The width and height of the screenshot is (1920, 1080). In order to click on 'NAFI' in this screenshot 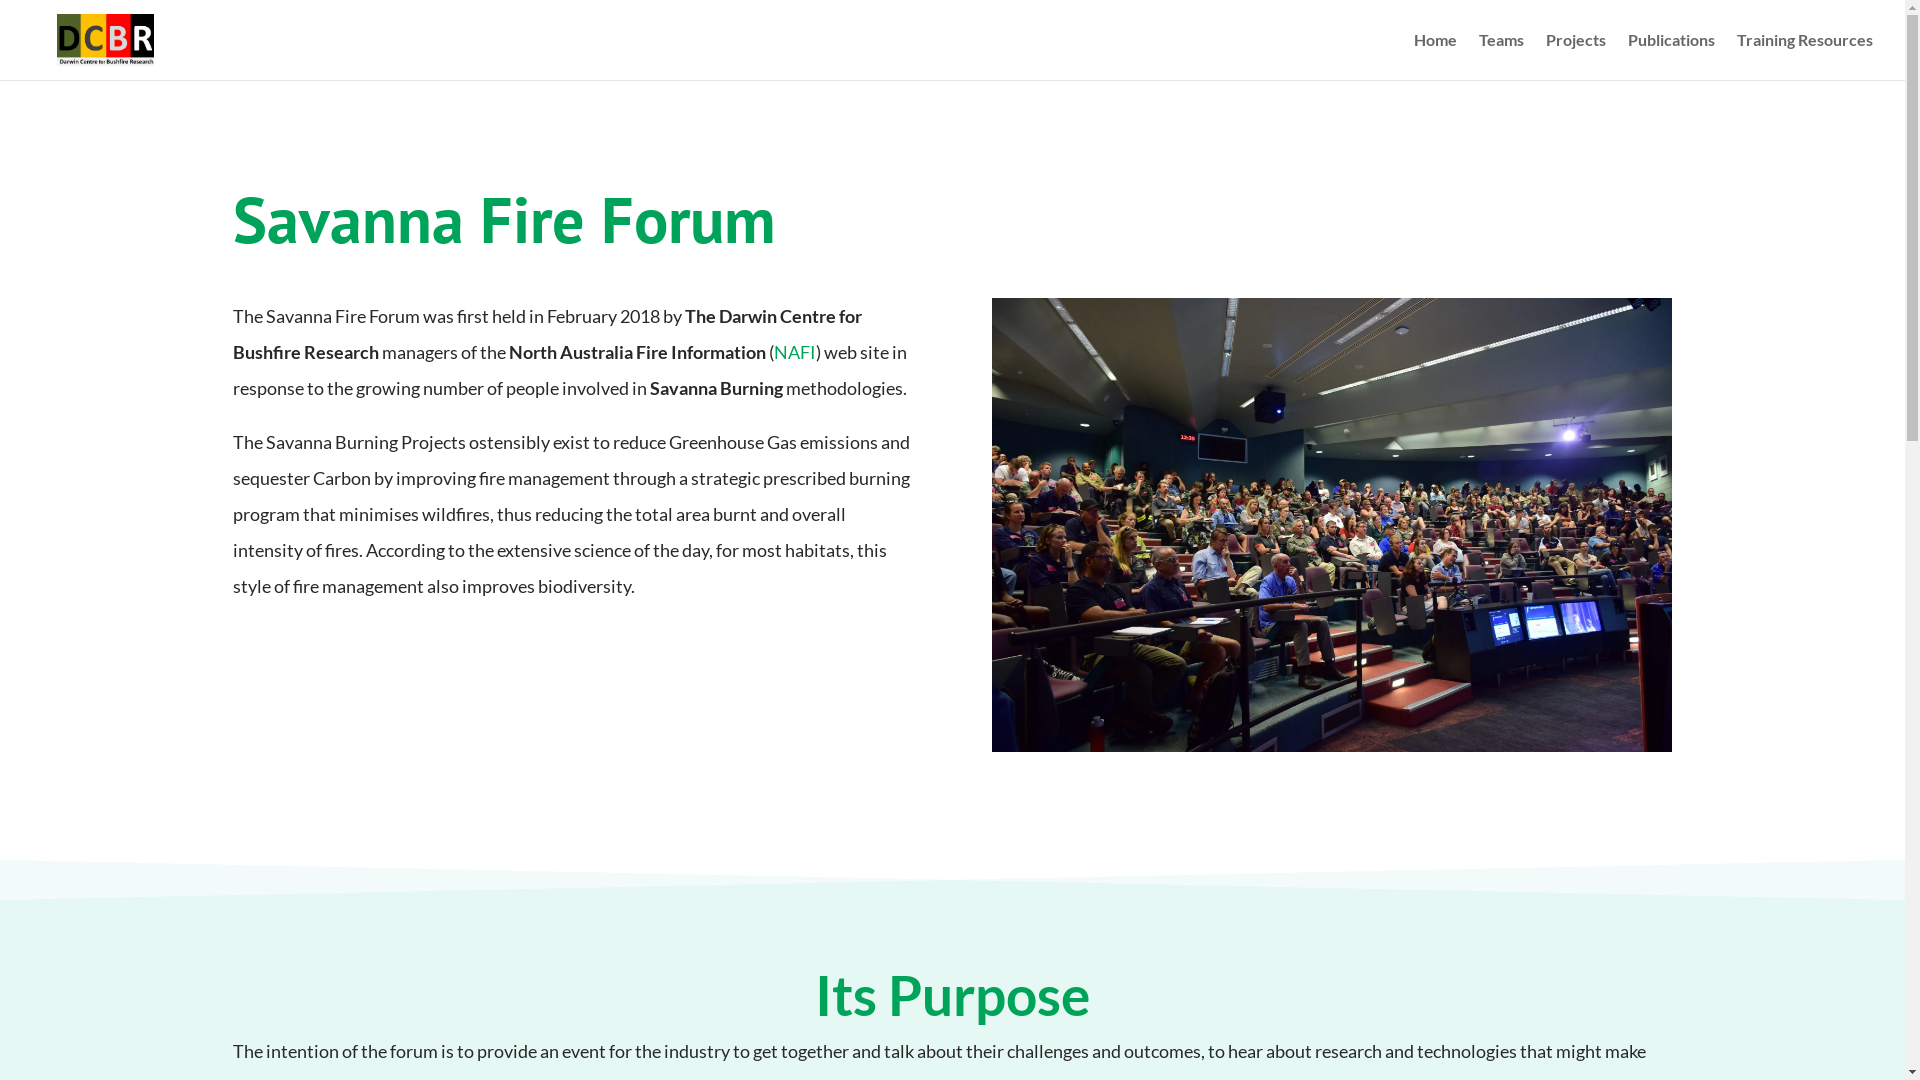, I will do `click(772, 350)`.